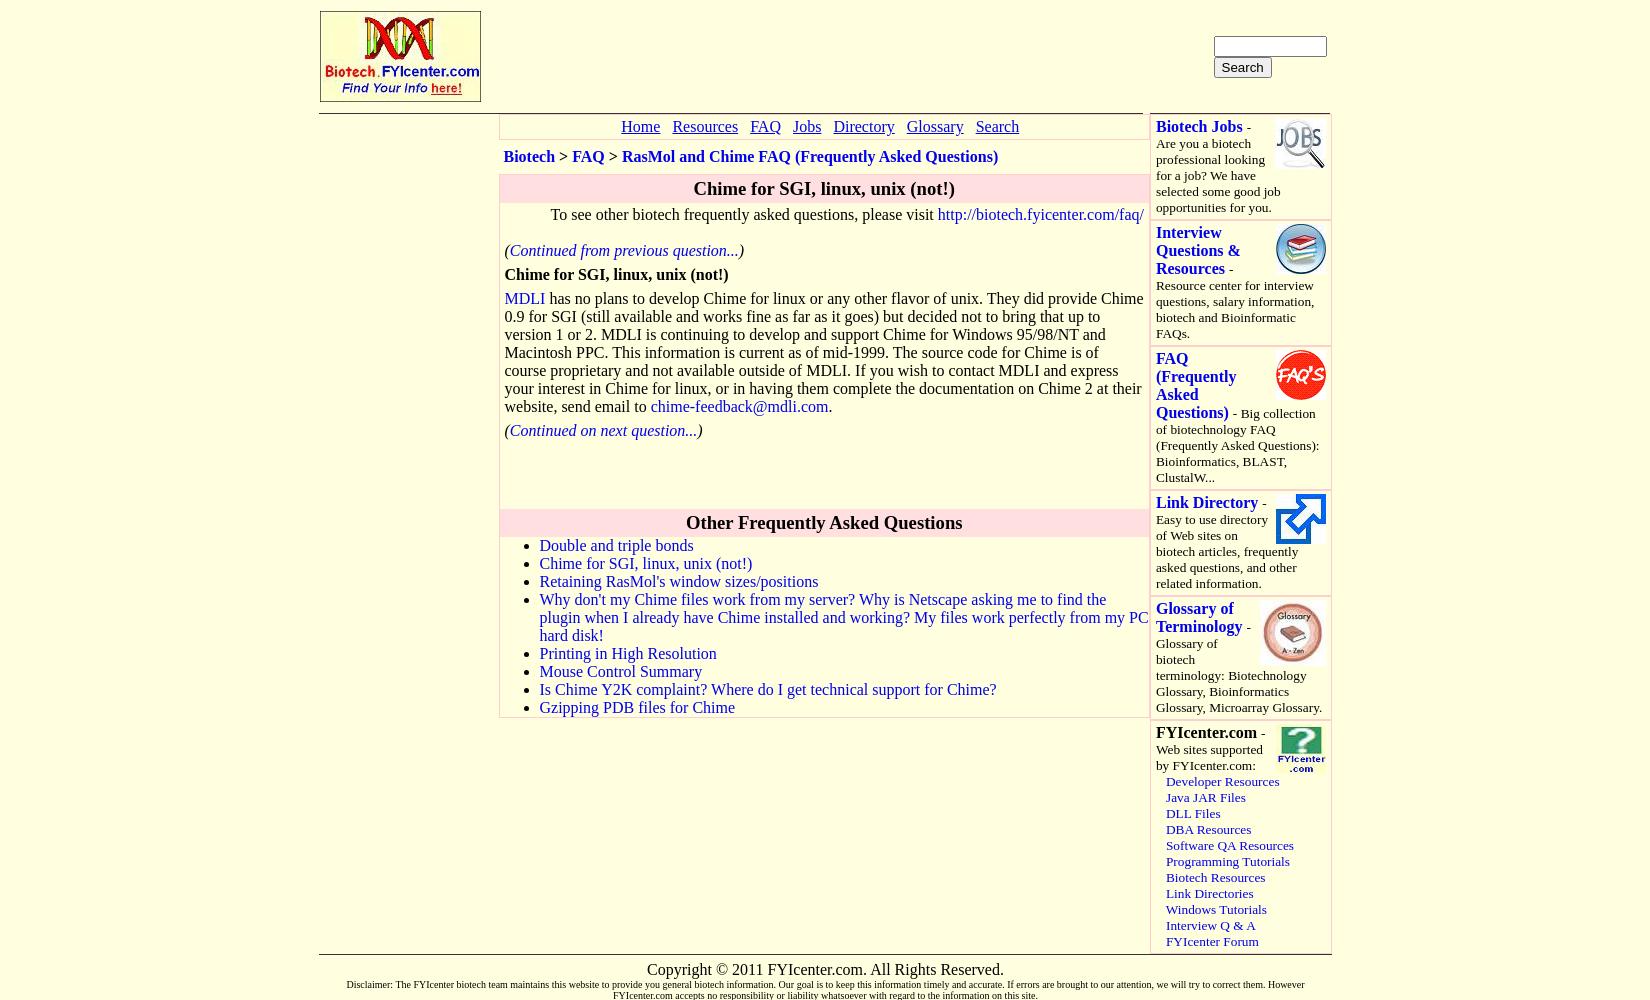 The image size is (1650, 1000). I want to click on 'Interview Questions & Resources', so click(1155, 250).